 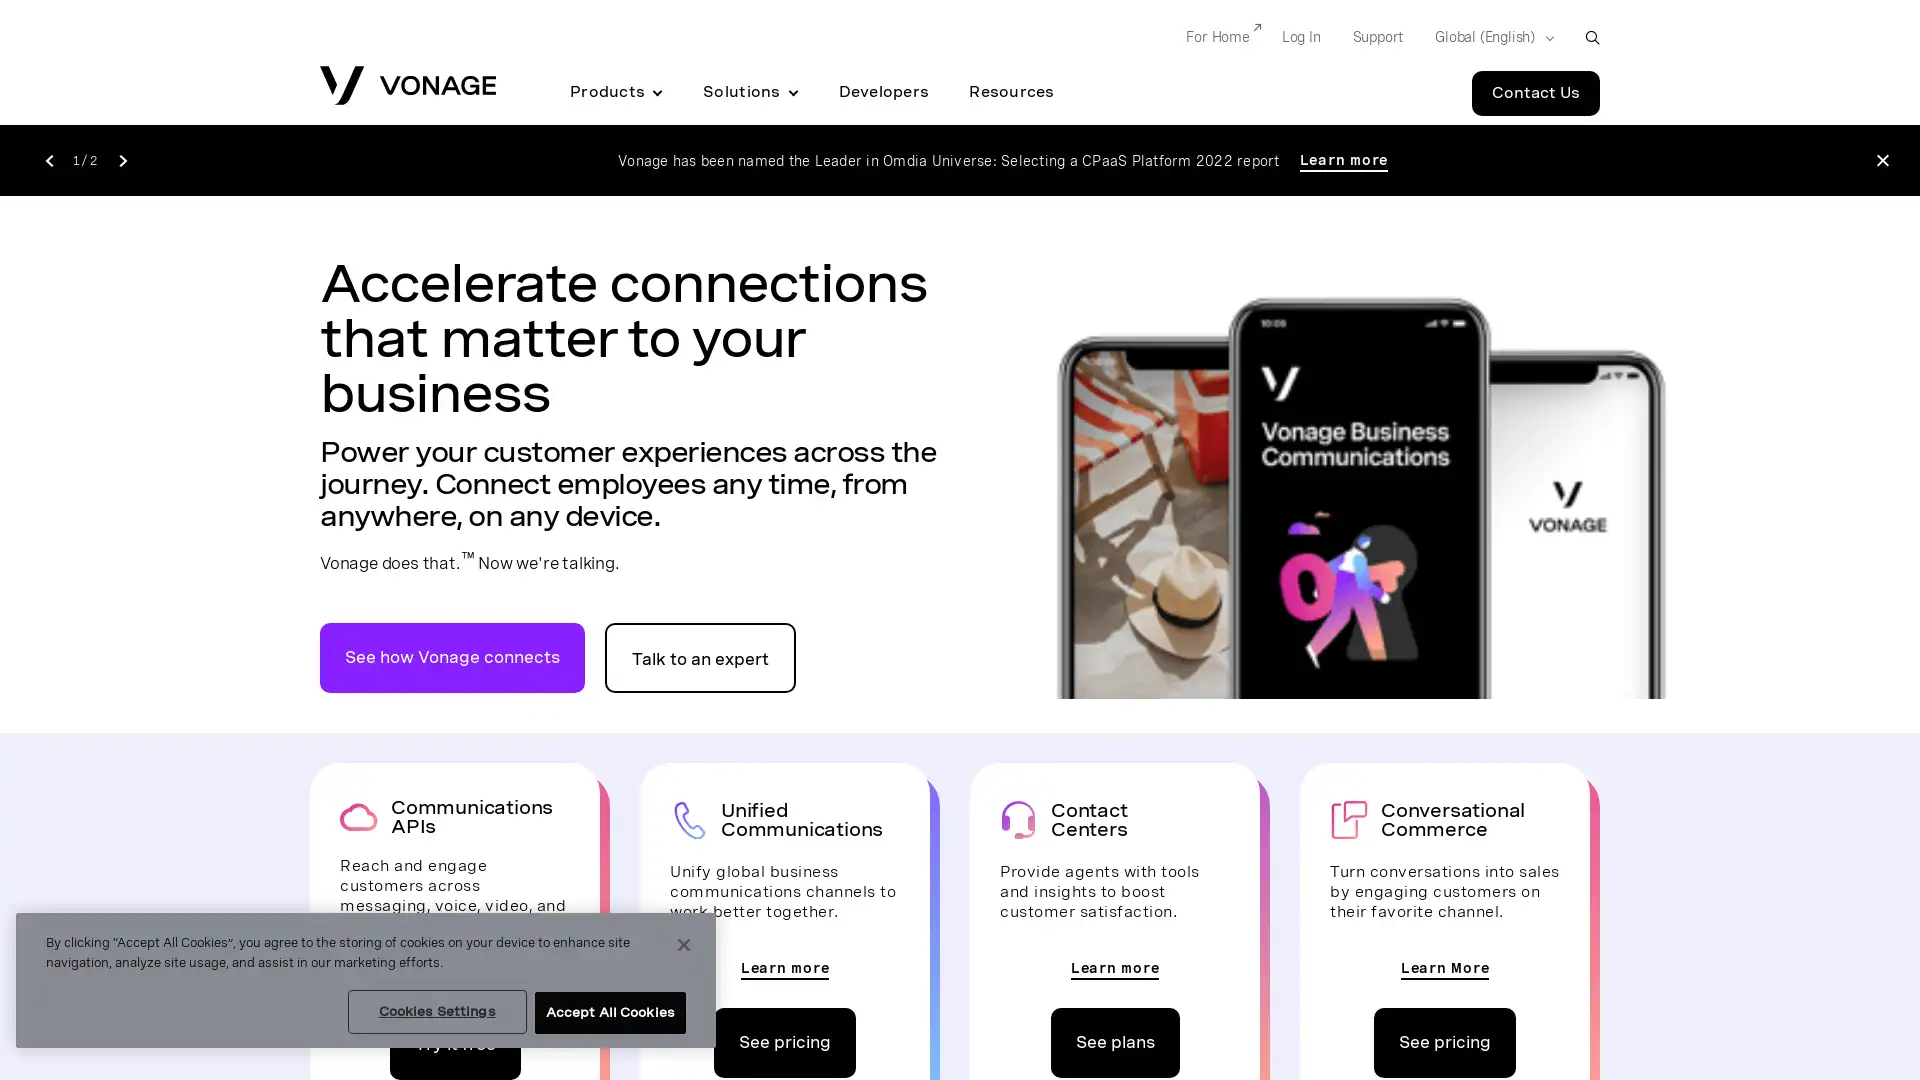 What do you see at coordinates (451, 656) in the screenshot?
I see `go to vonage does that video` at bounding box center [451, 656].